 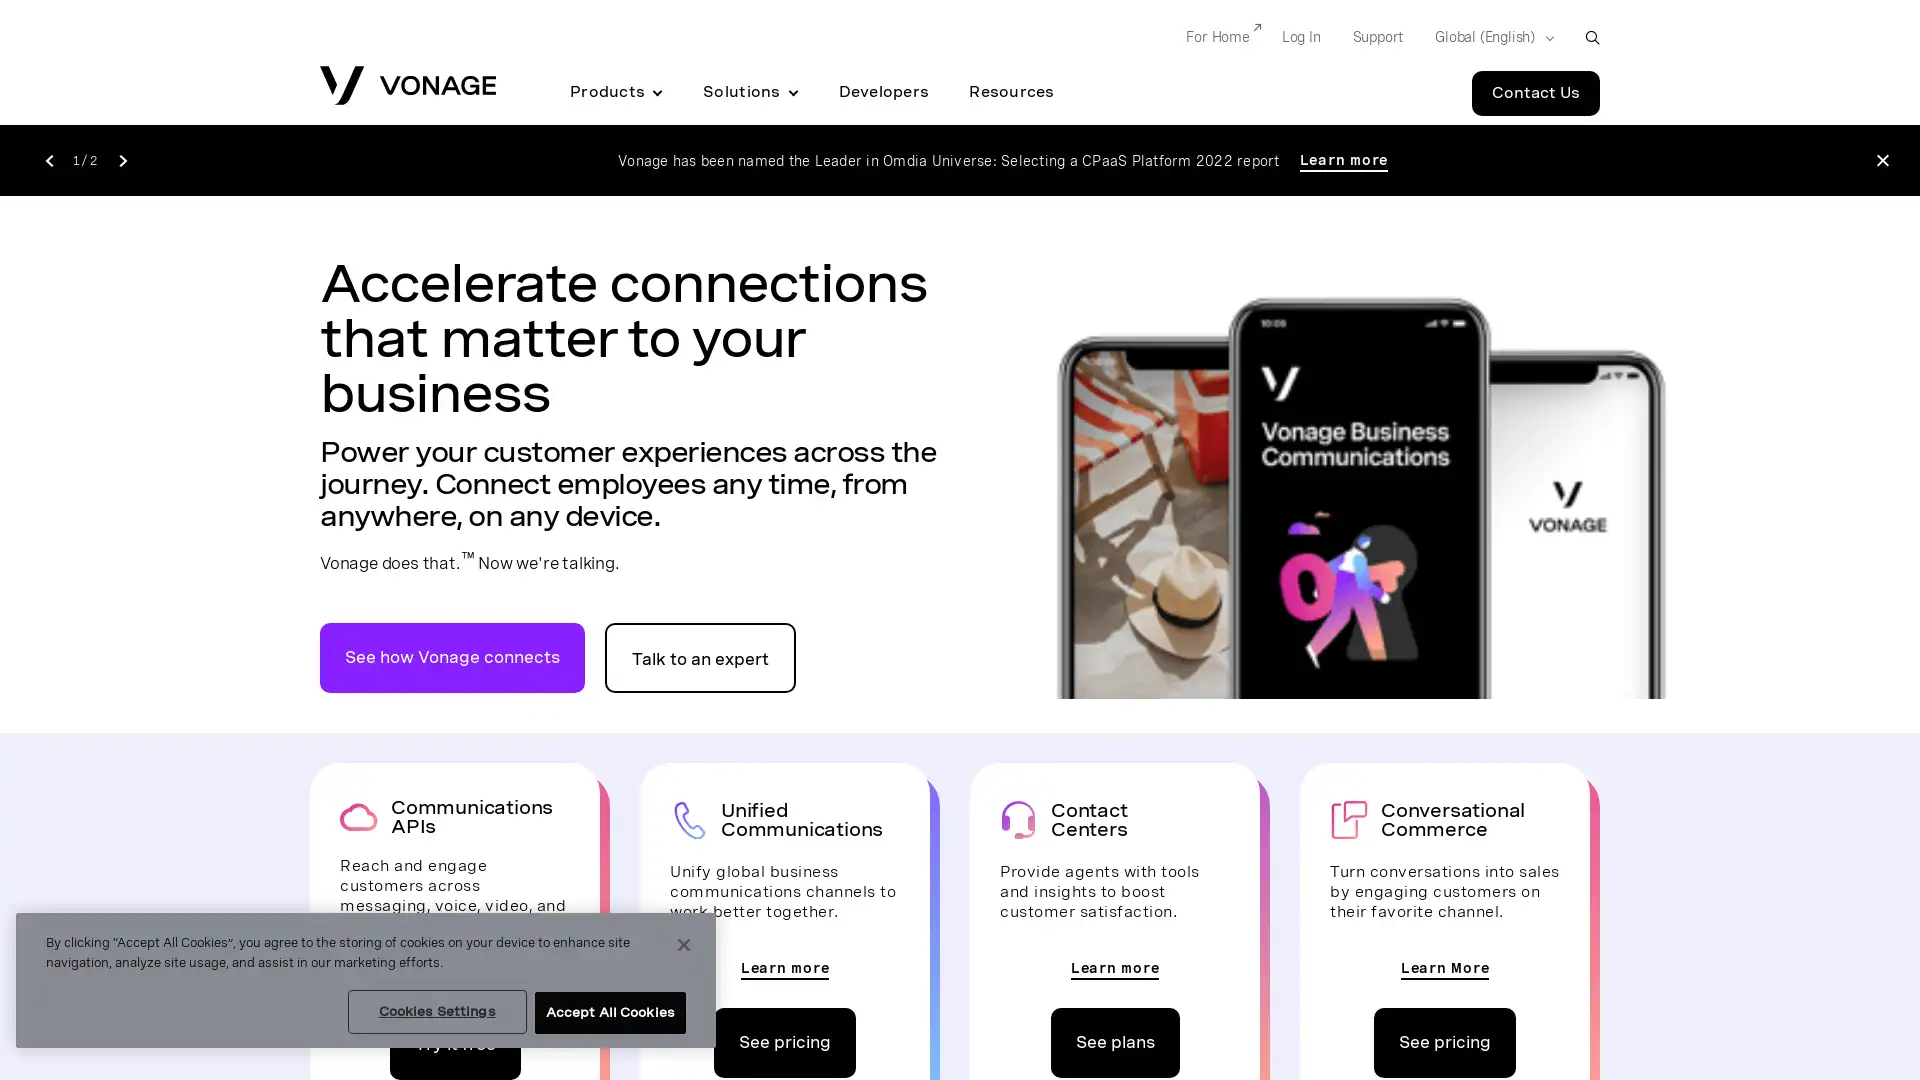 What do you see at coordinates (451, 656) in the screenshot?
I see `go to vonage does that video` at bounding box center [451, 656].